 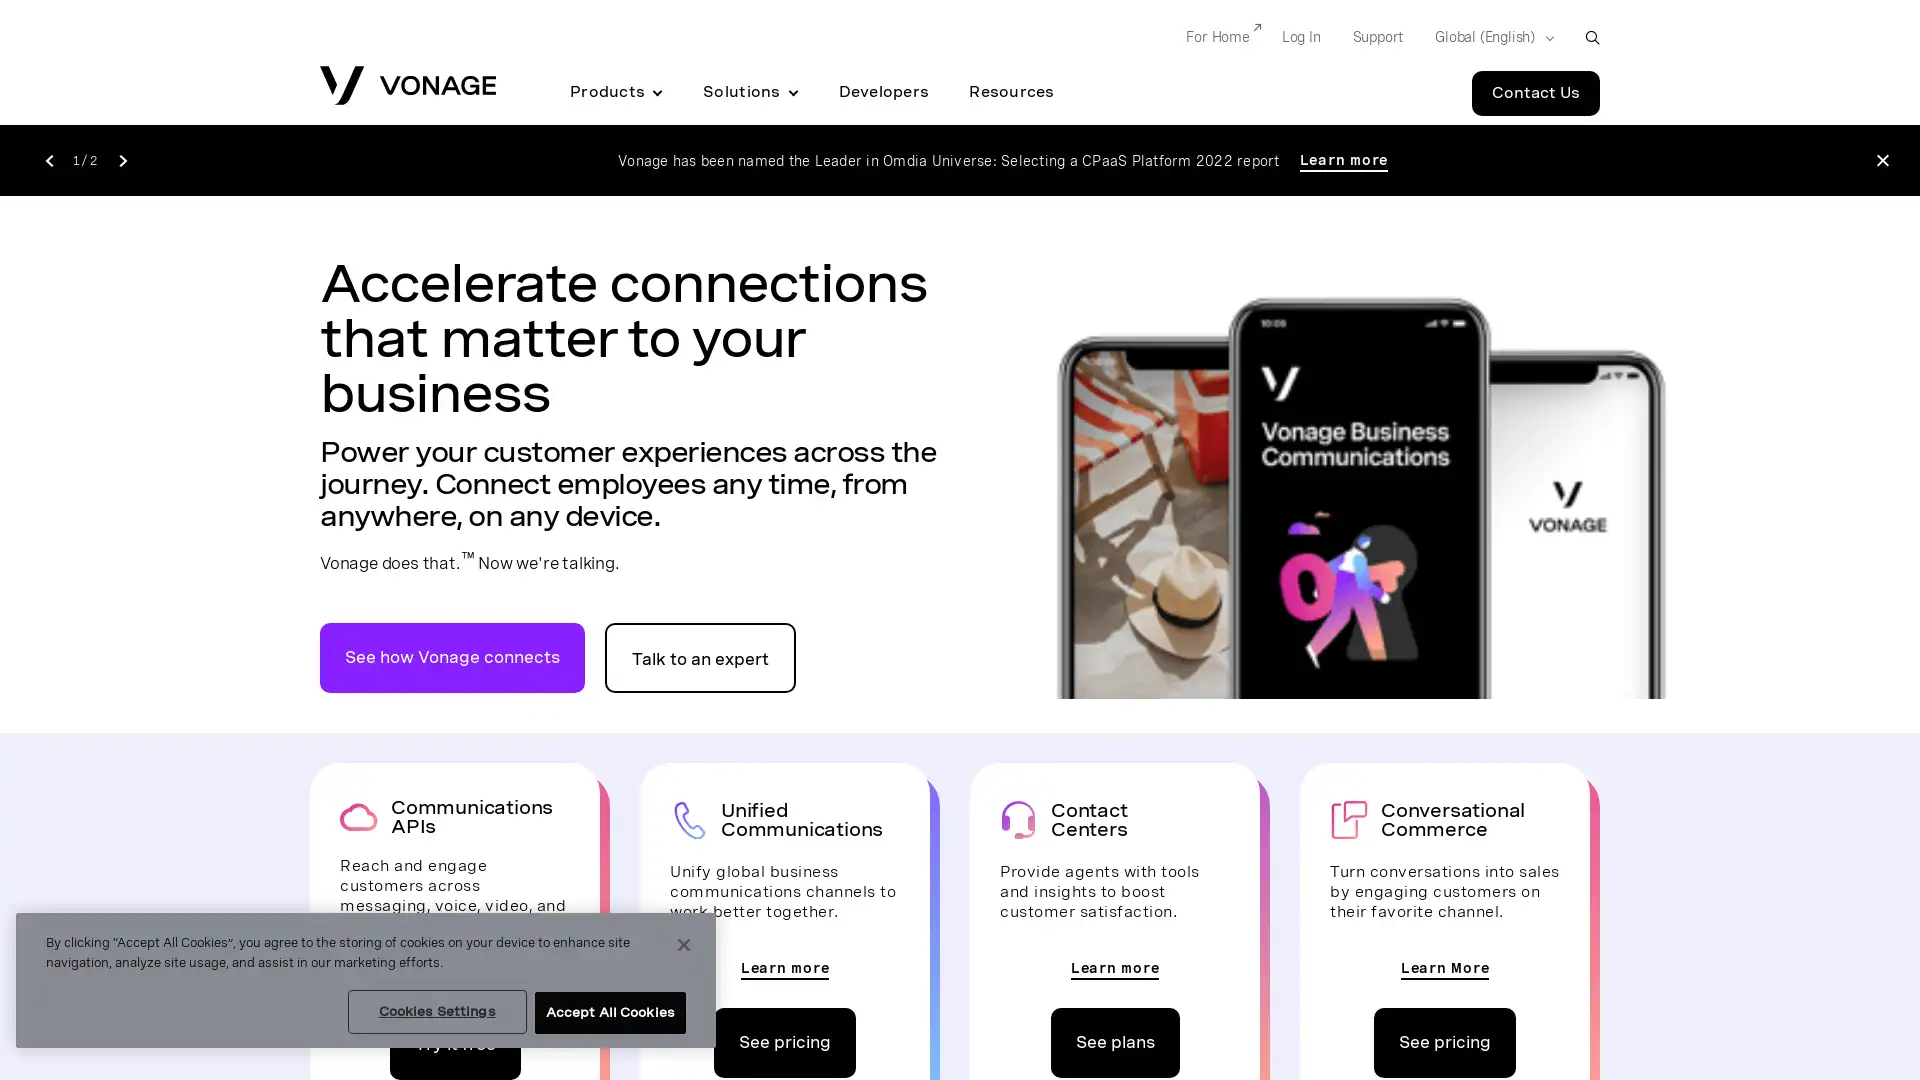 What do you see at coordinates (451, 656) in the screenshot?
I see `go to vonage does that video` at bounding box center [451, 656].